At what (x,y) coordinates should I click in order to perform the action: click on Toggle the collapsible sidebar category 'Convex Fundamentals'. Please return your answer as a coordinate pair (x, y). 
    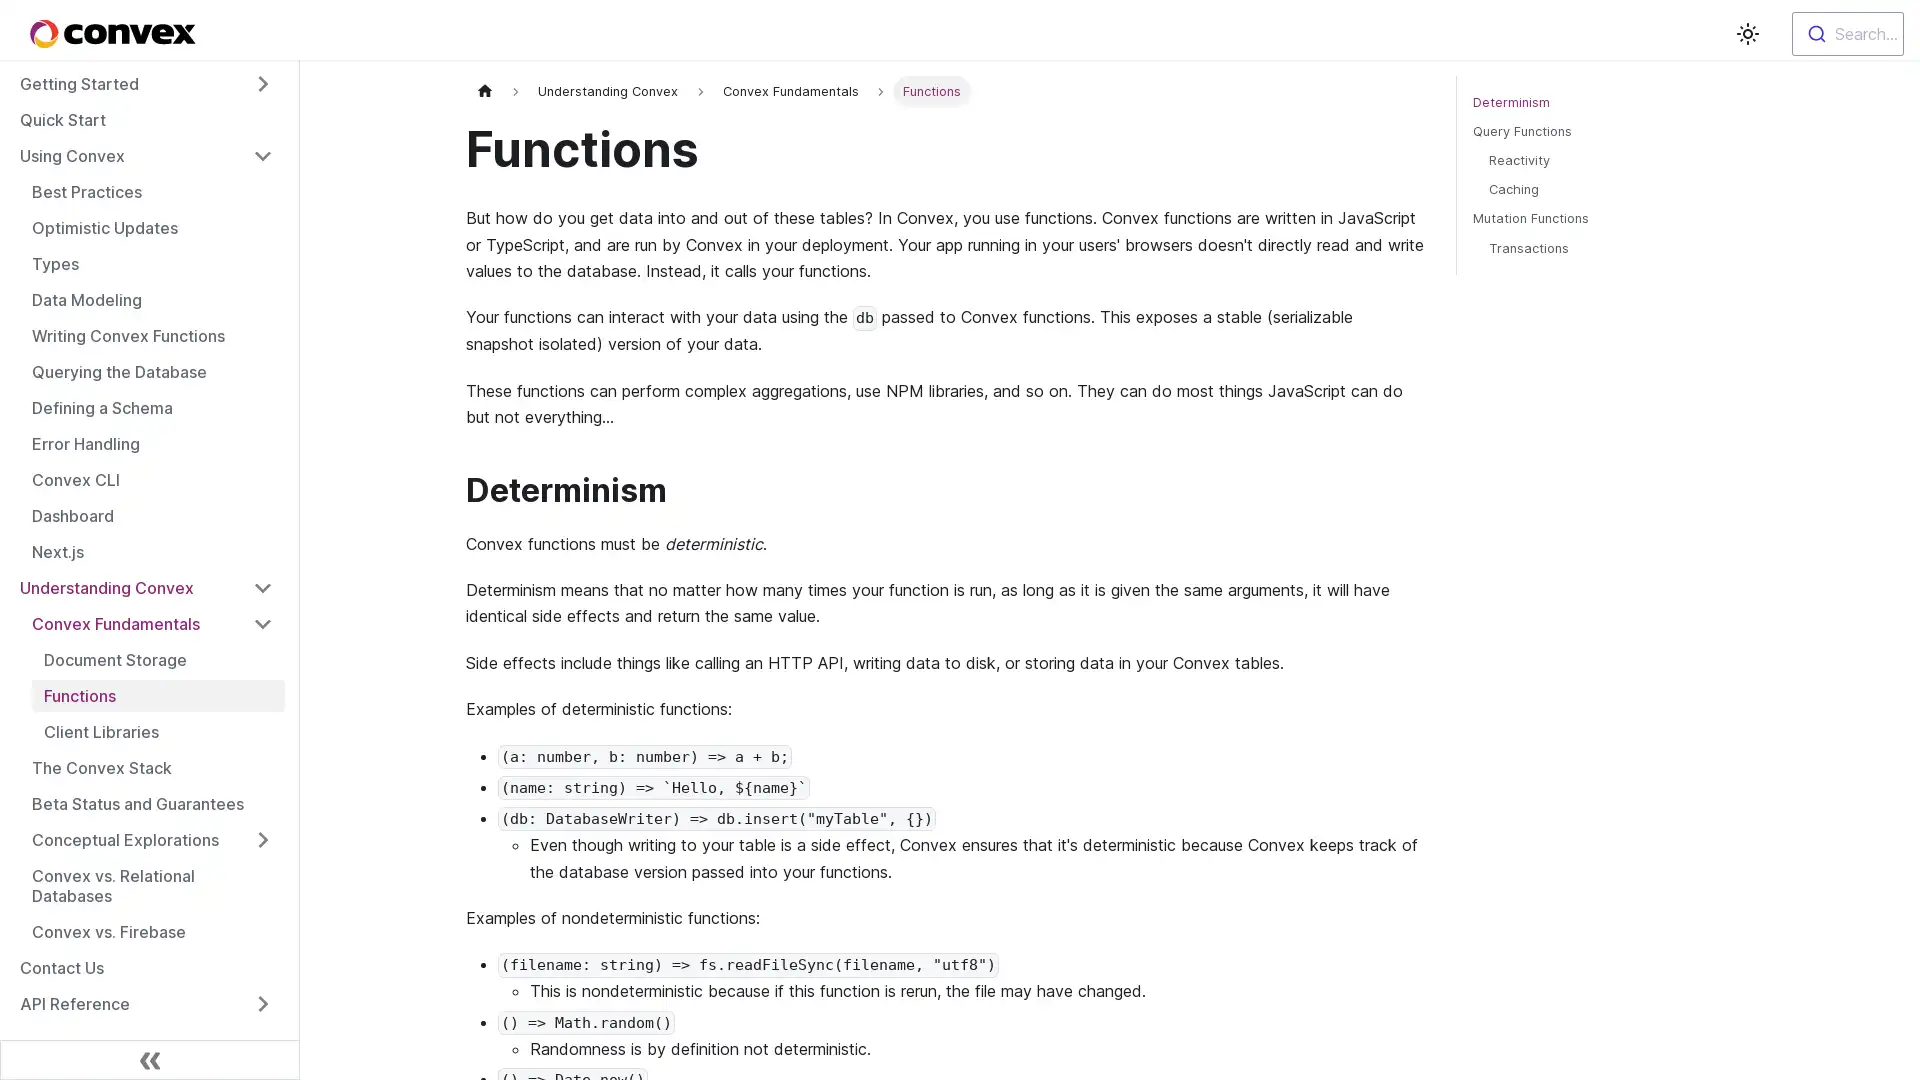
    Looking at the image, I should click on (262, 623).